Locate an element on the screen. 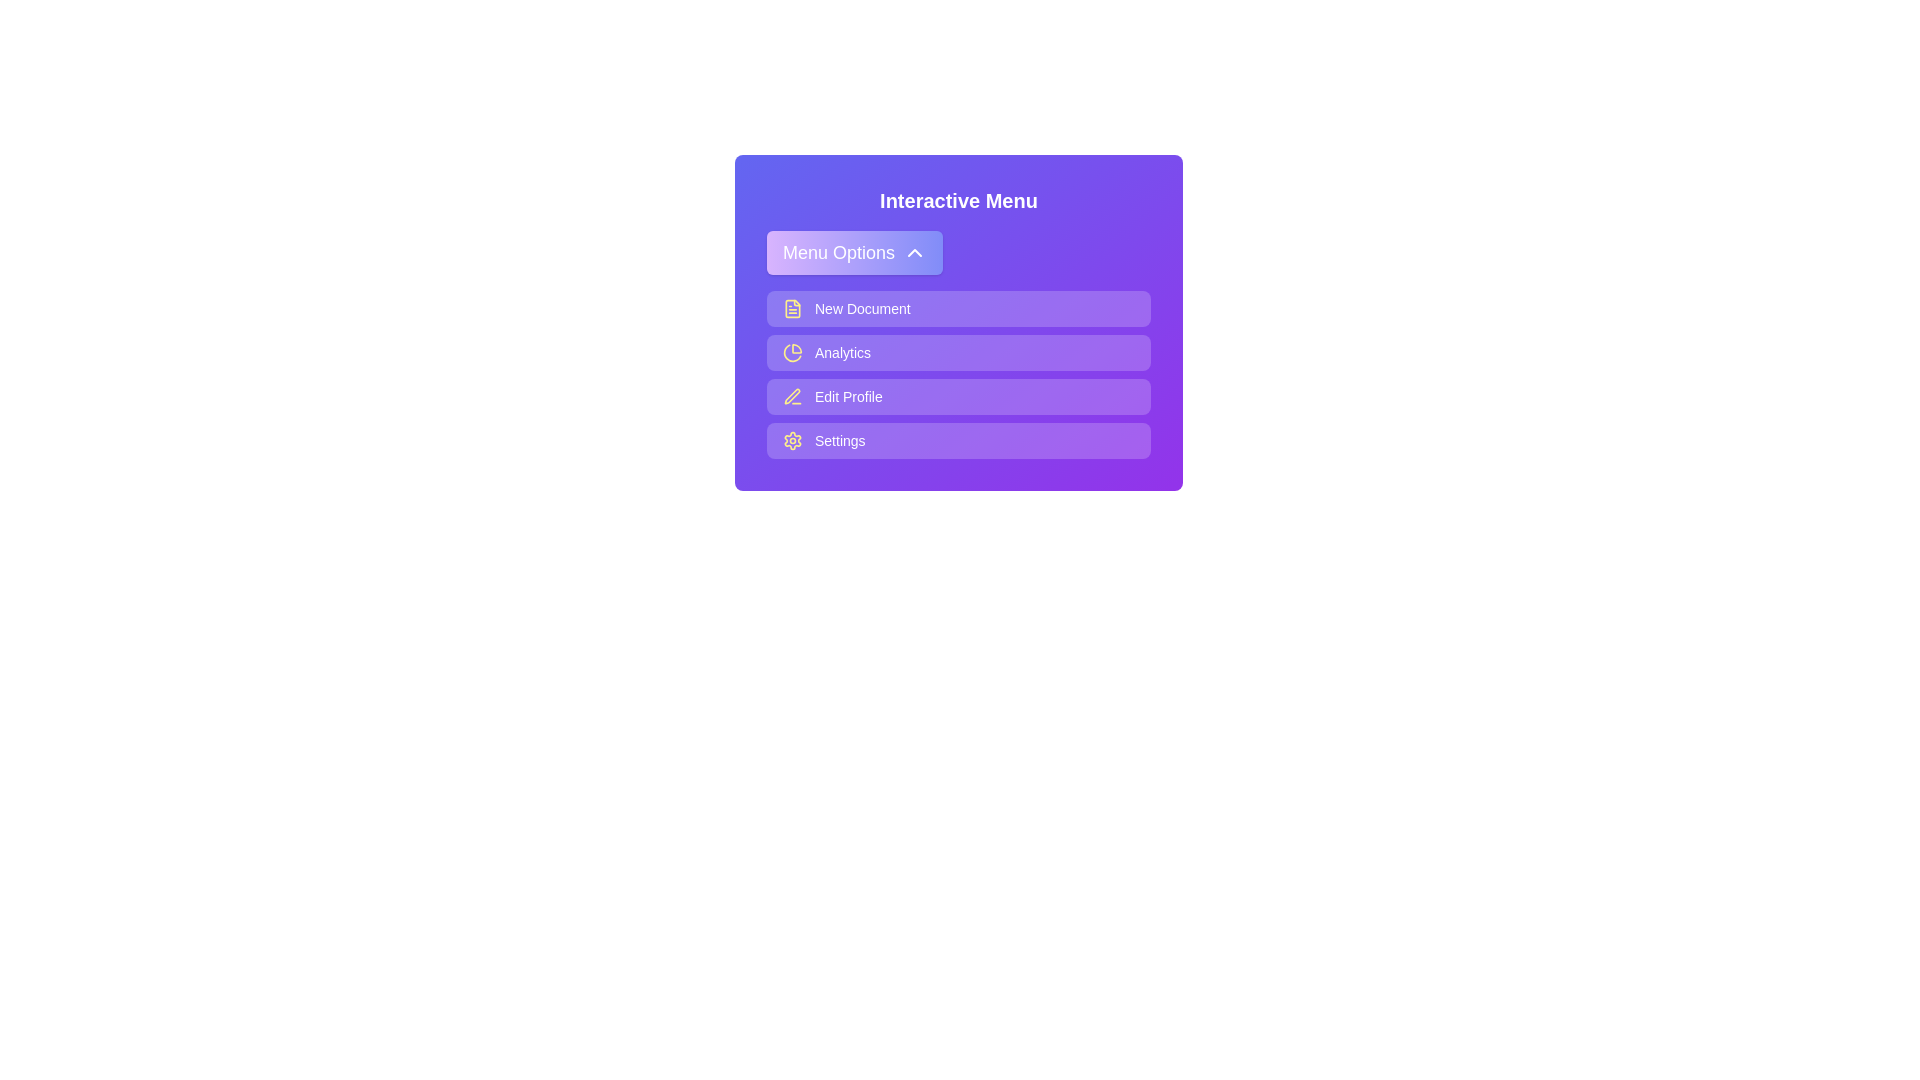 The image size is (1920, 1080). the downward-pointing chevron icon next to 'Menu Options' is located at coordinates (914, 252).